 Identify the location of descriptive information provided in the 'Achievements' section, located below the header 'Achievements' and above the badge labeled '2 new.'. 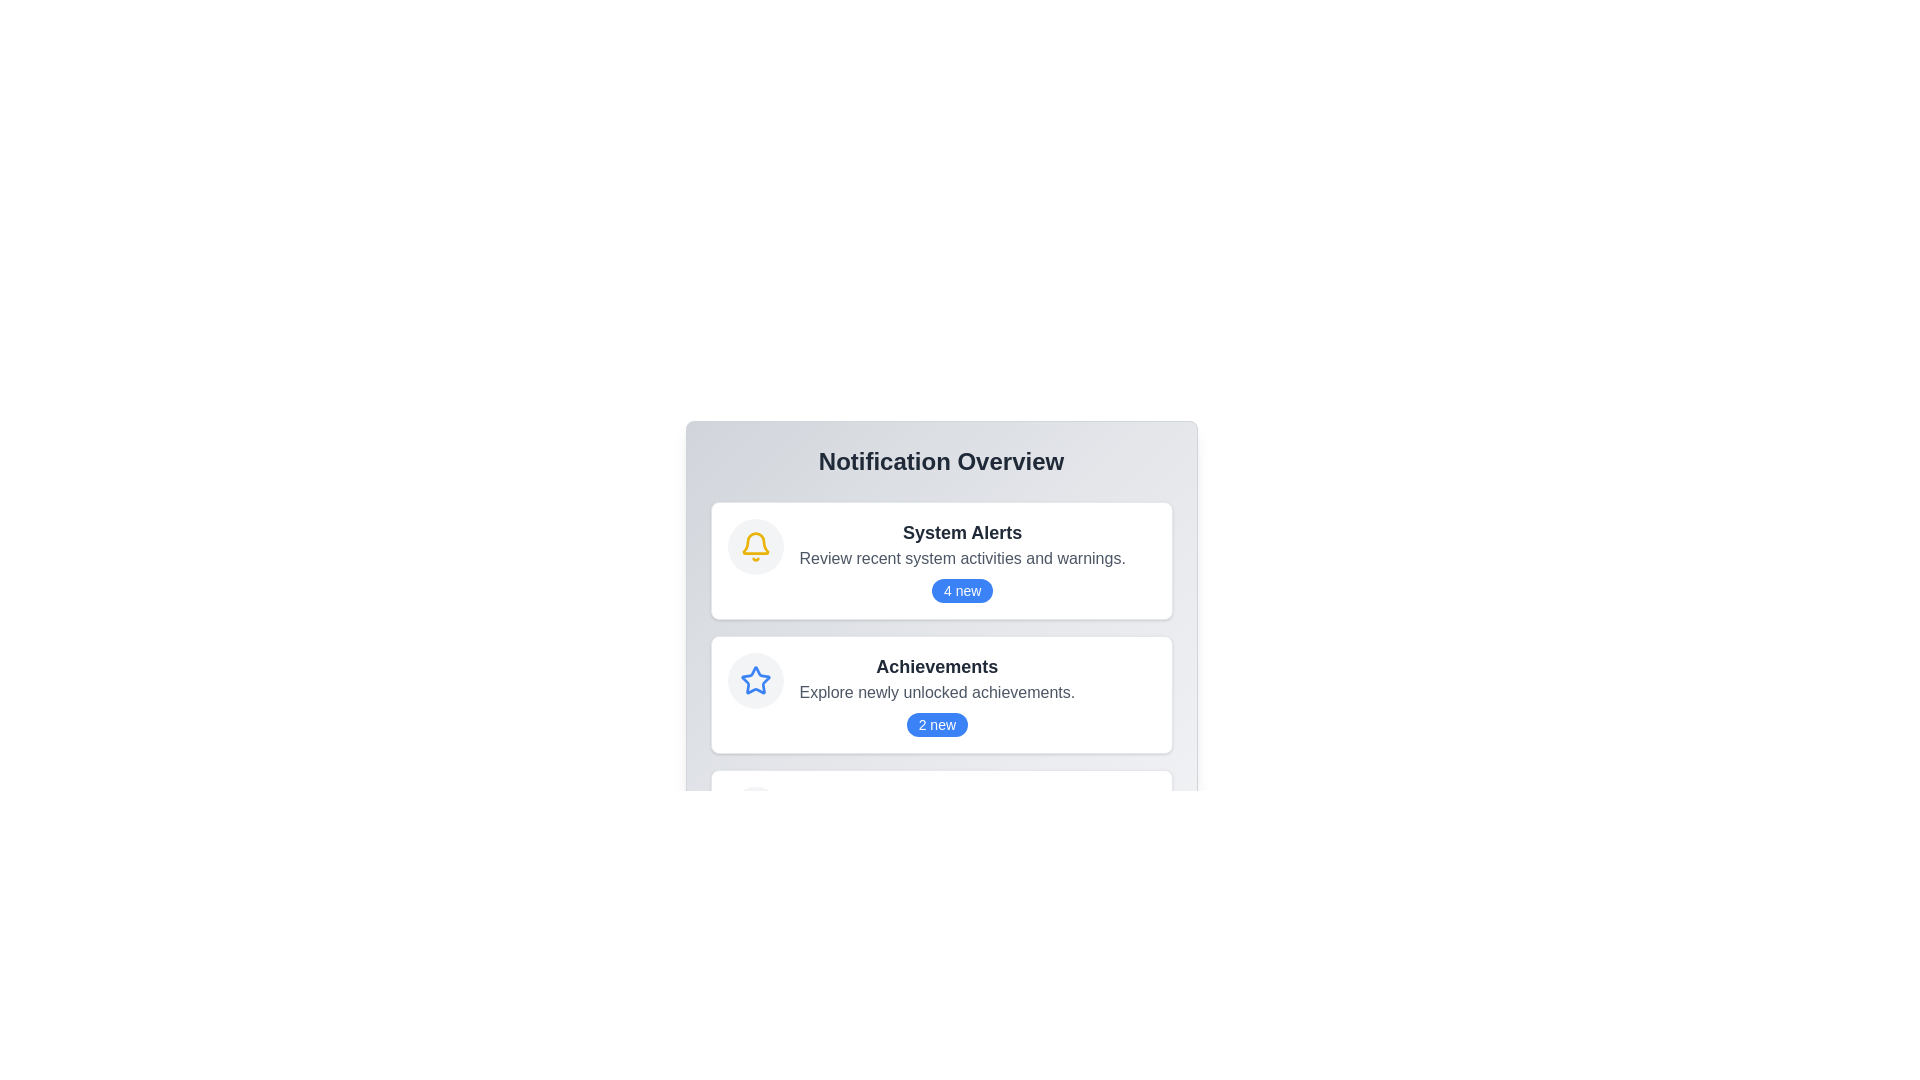
(936, 692).